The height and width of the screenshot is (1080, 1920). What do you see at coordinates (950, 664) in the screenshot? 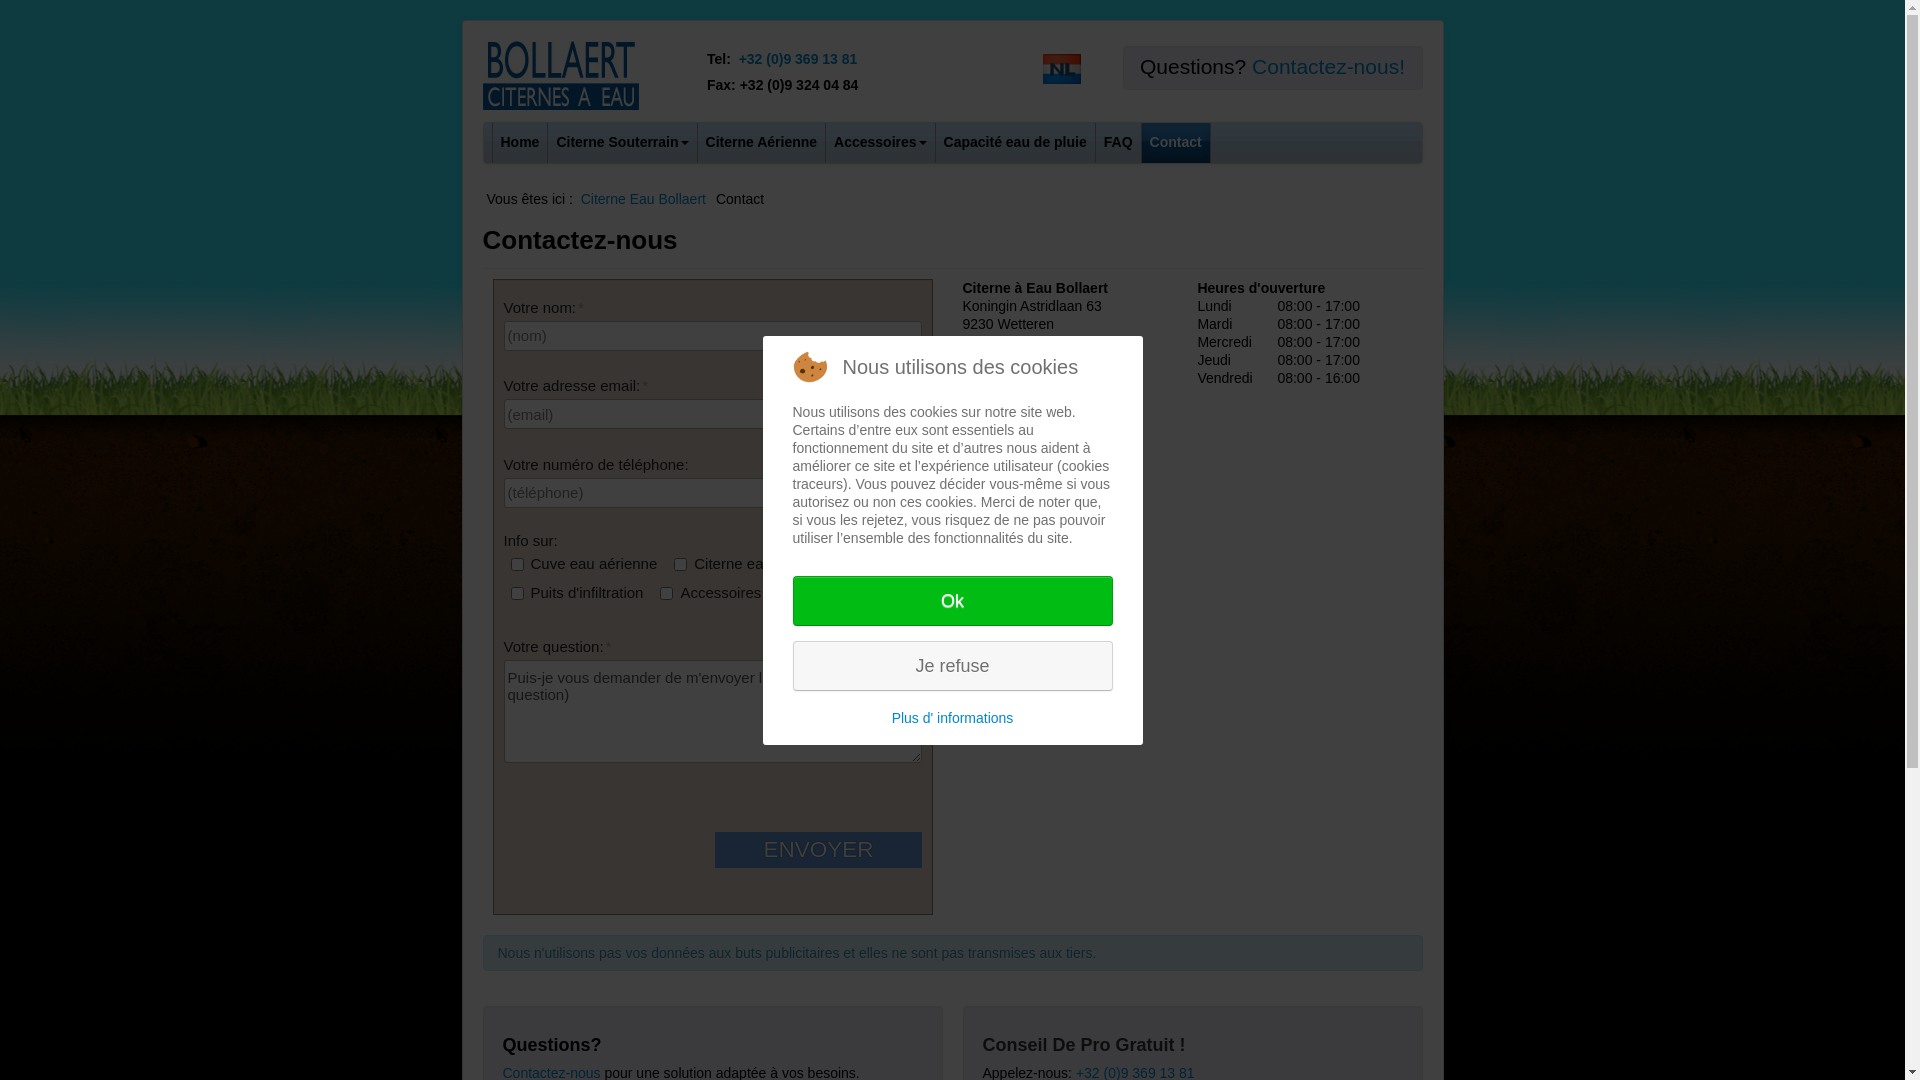
I see `'Je refuse'` at bounding box center [950, 664].